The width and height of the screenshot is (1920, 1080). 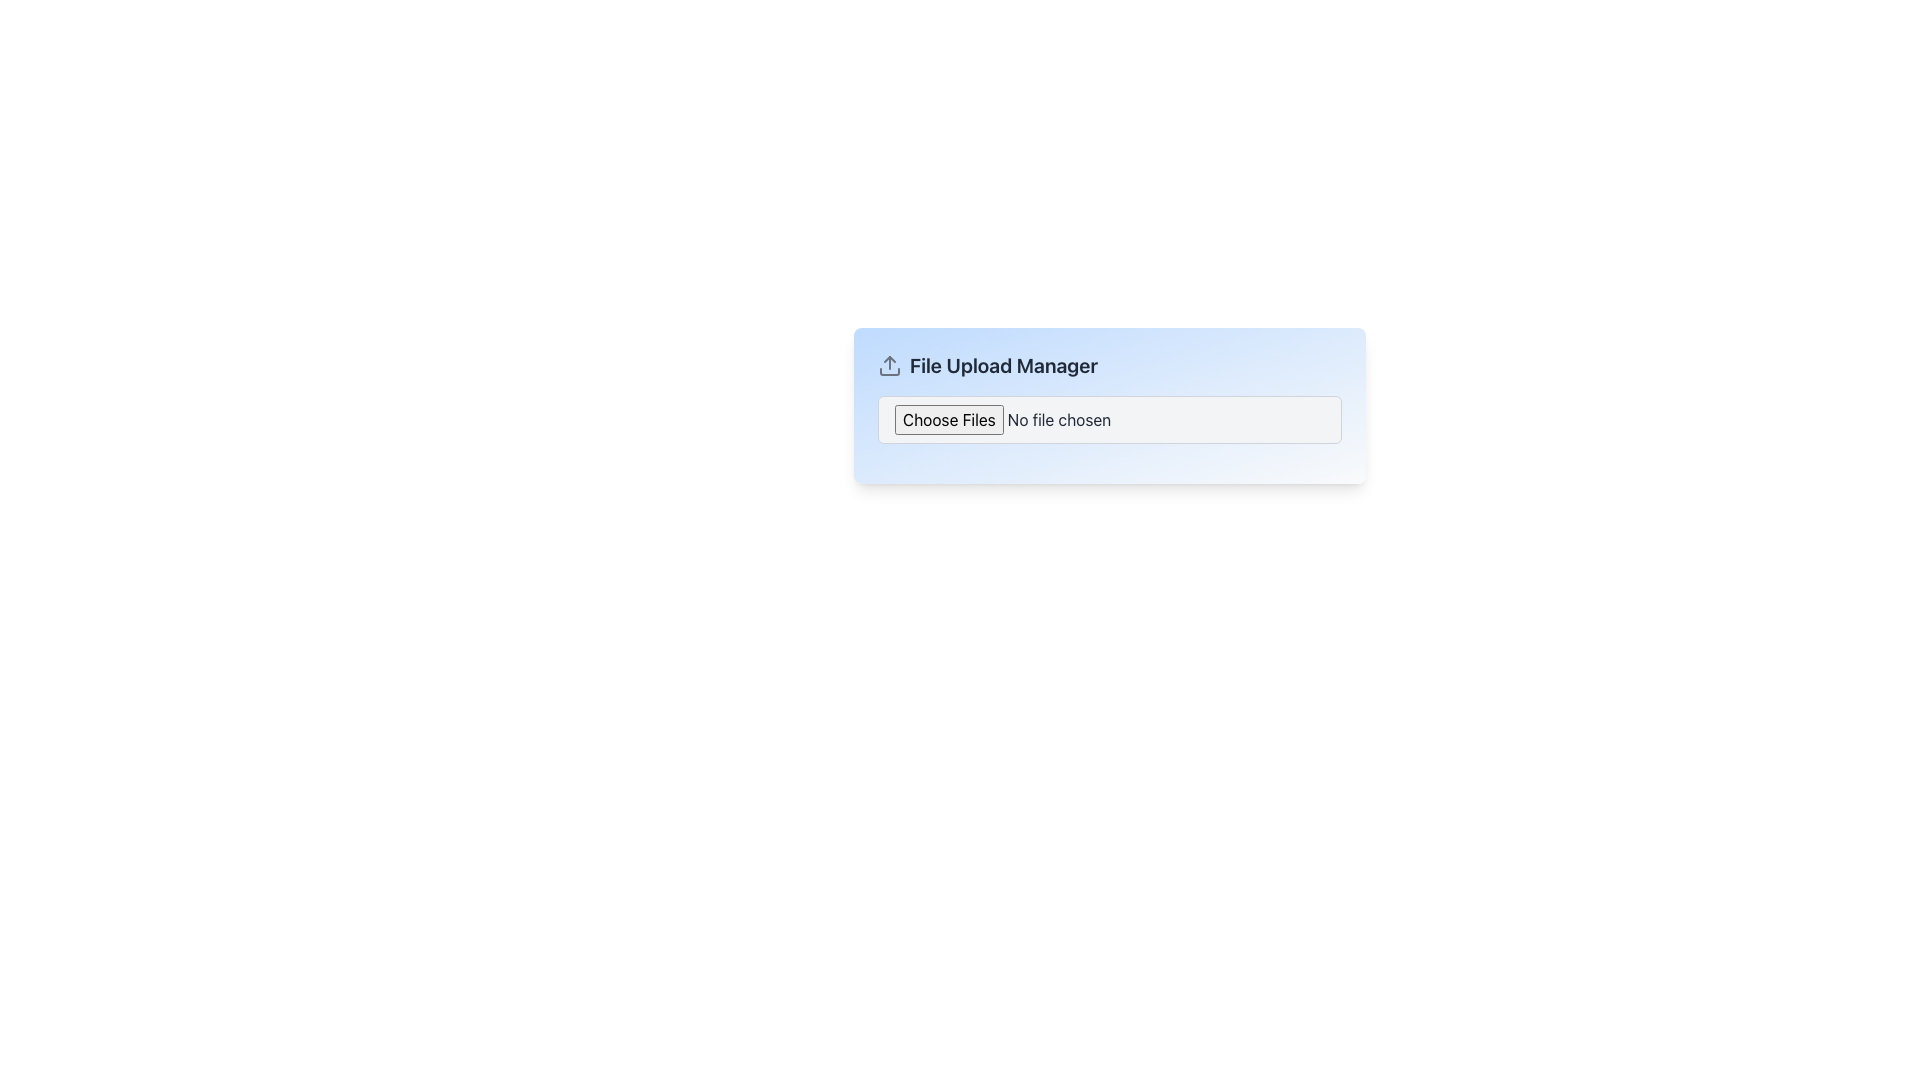 I want to click on the upload icon located on the left side of the 'File Upload Manager' text, so click(x=888, y=366).